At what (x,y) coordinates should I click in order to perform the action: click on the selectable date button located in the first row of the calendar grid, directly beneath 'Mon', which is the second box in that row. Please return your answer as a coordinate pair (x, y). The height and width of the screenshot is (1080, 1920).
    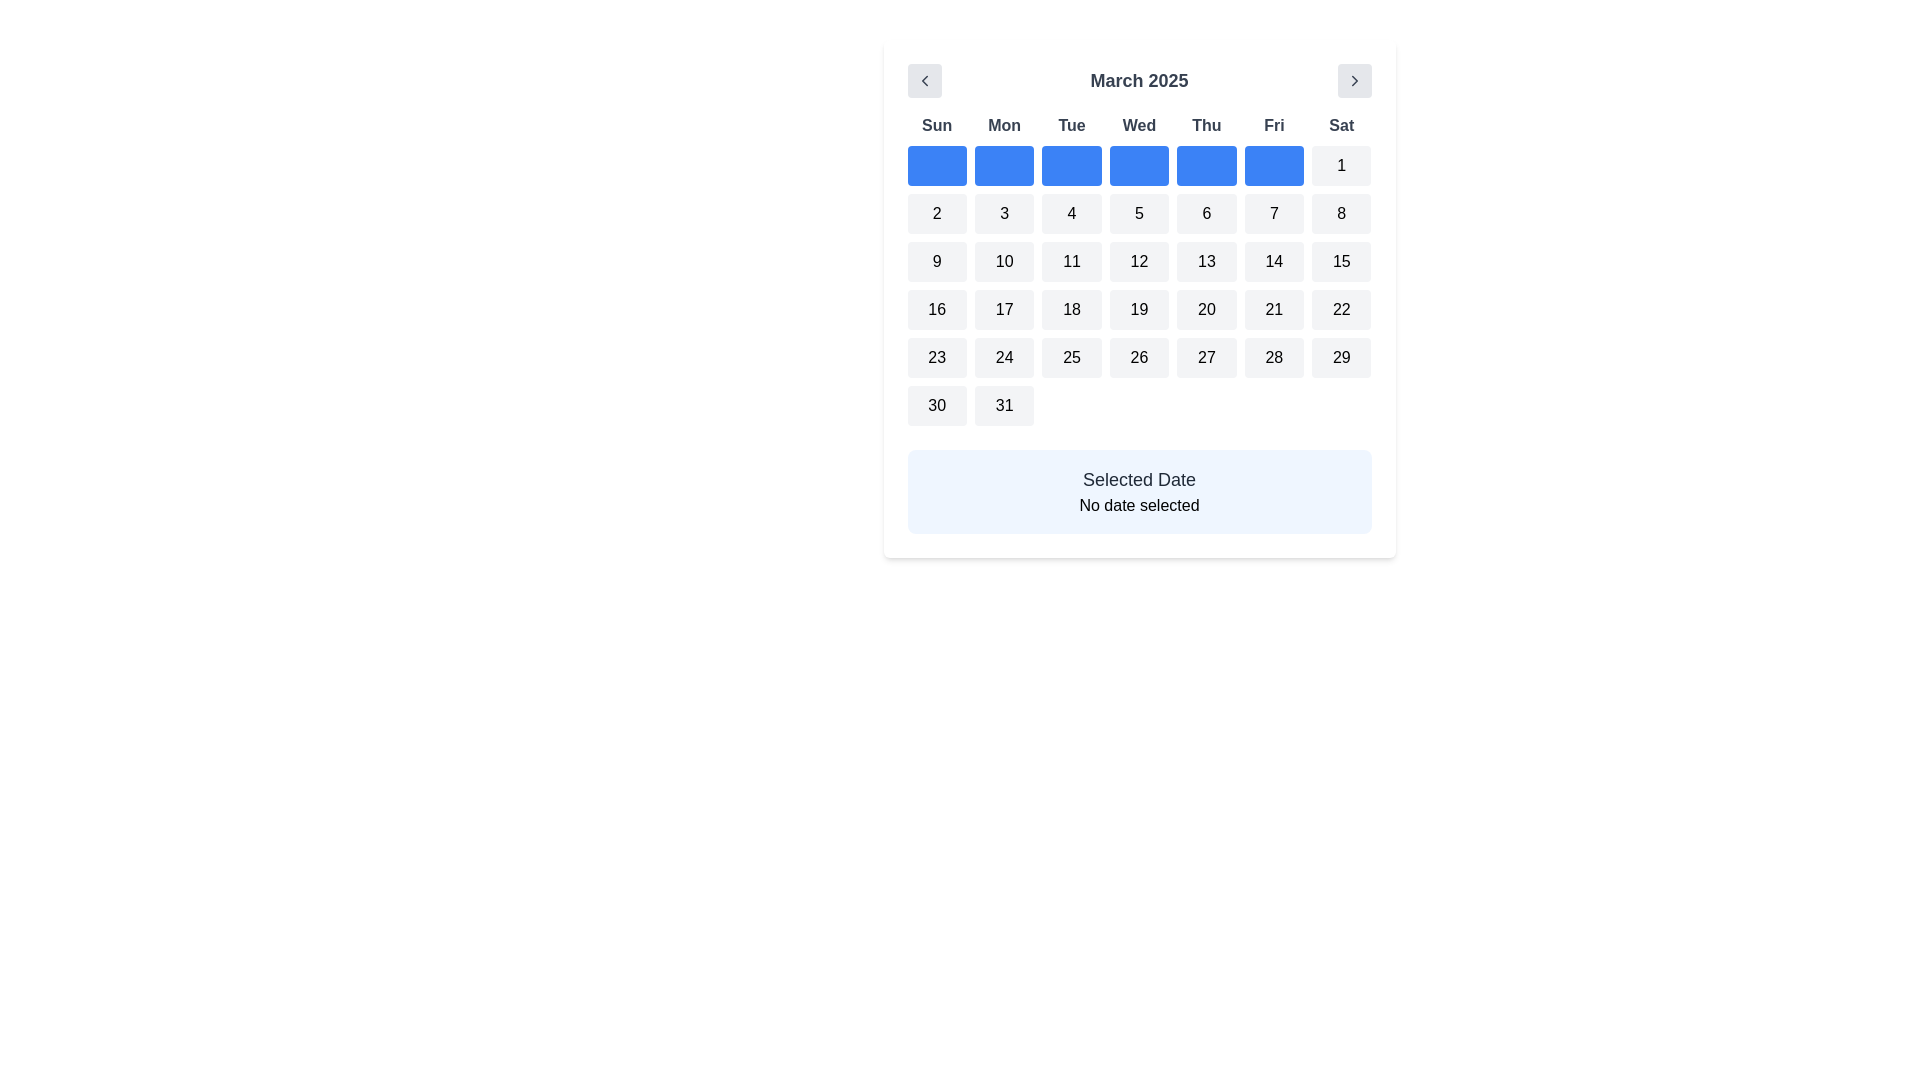
    Looking at the image, I should click on (1004, 164).